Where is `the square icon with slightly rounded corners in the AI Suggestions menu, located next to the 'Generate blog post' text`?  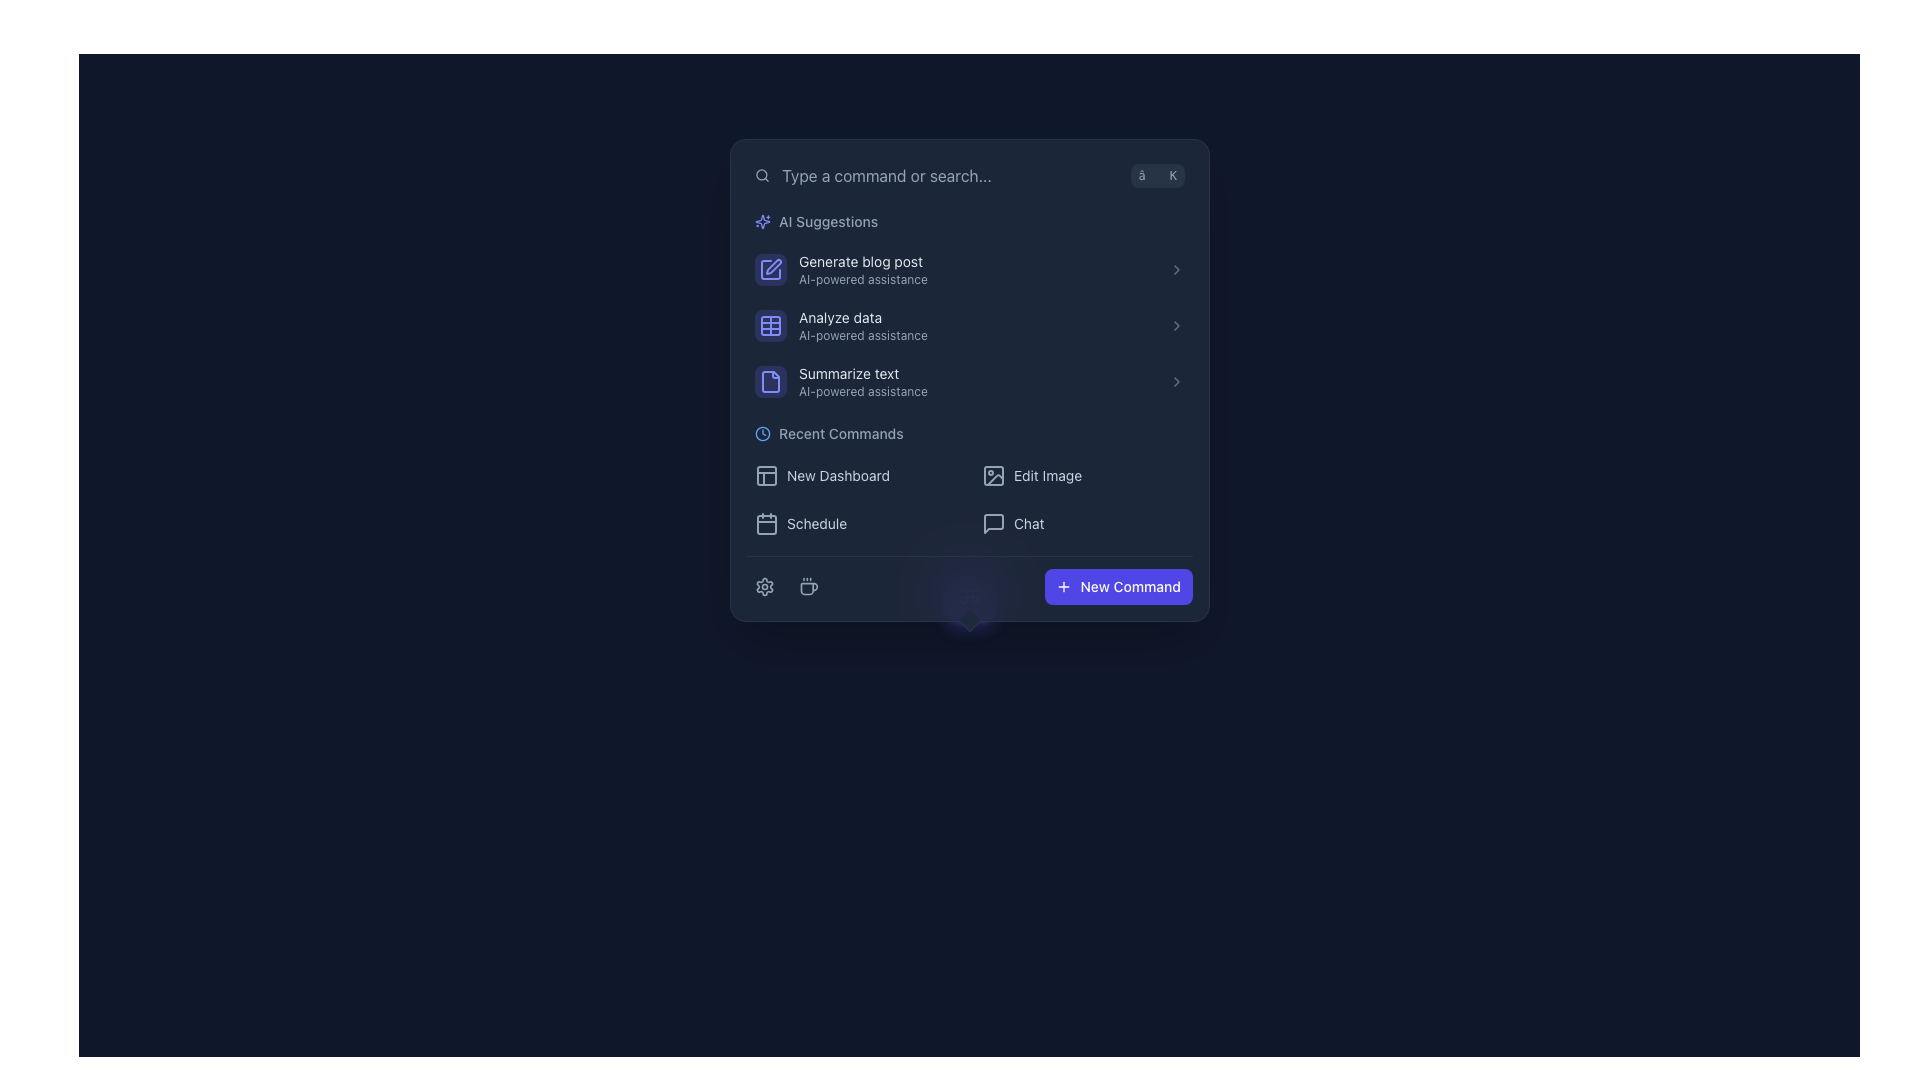 the square icon with slightly rounded corners in the AI Suggestions menu, located next to the 'Generate blog post' text is located at coordinates (769, 270).